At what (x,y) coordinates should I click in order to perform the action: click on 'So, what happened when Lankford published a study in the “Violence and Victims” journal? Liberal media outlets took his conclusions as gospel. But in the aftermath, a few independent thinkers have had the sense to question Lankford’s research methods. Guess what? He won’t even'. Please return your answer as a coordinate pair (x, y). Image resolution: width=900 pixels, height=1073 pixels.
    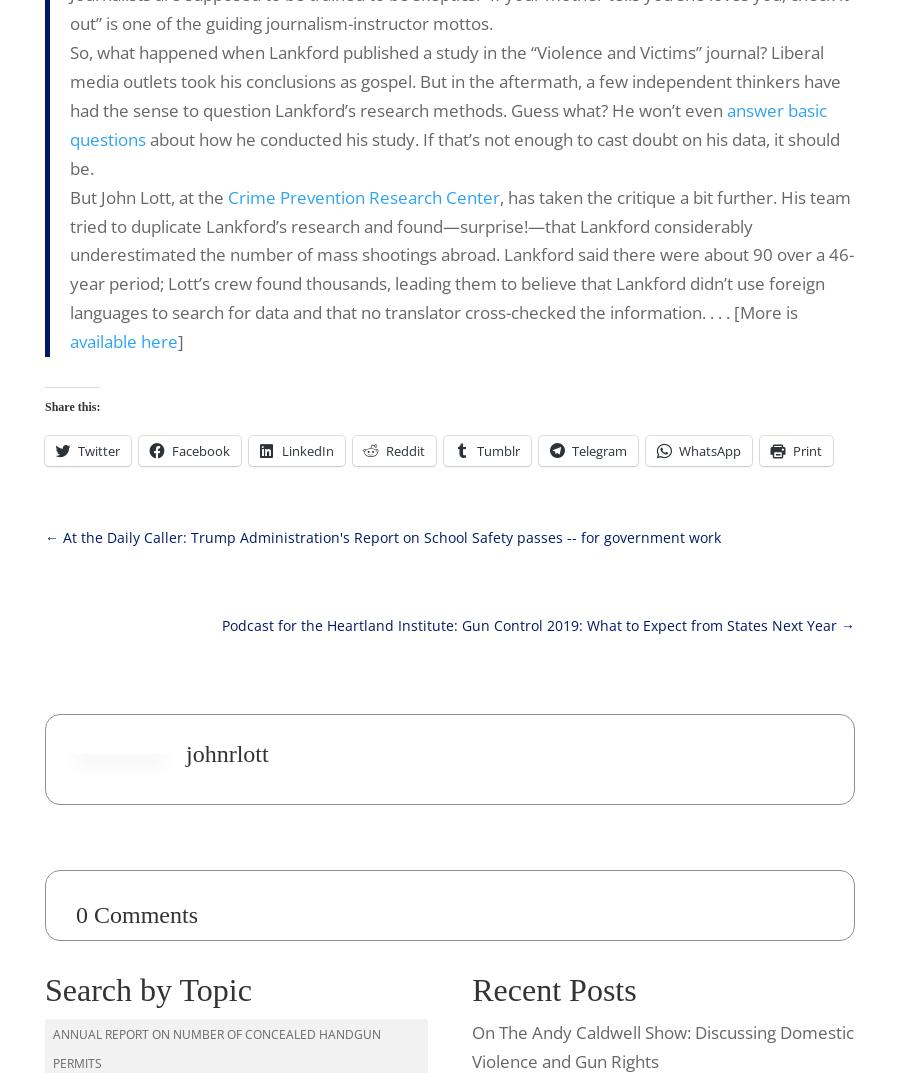
    Looking at the image, I should click on (454, 81).